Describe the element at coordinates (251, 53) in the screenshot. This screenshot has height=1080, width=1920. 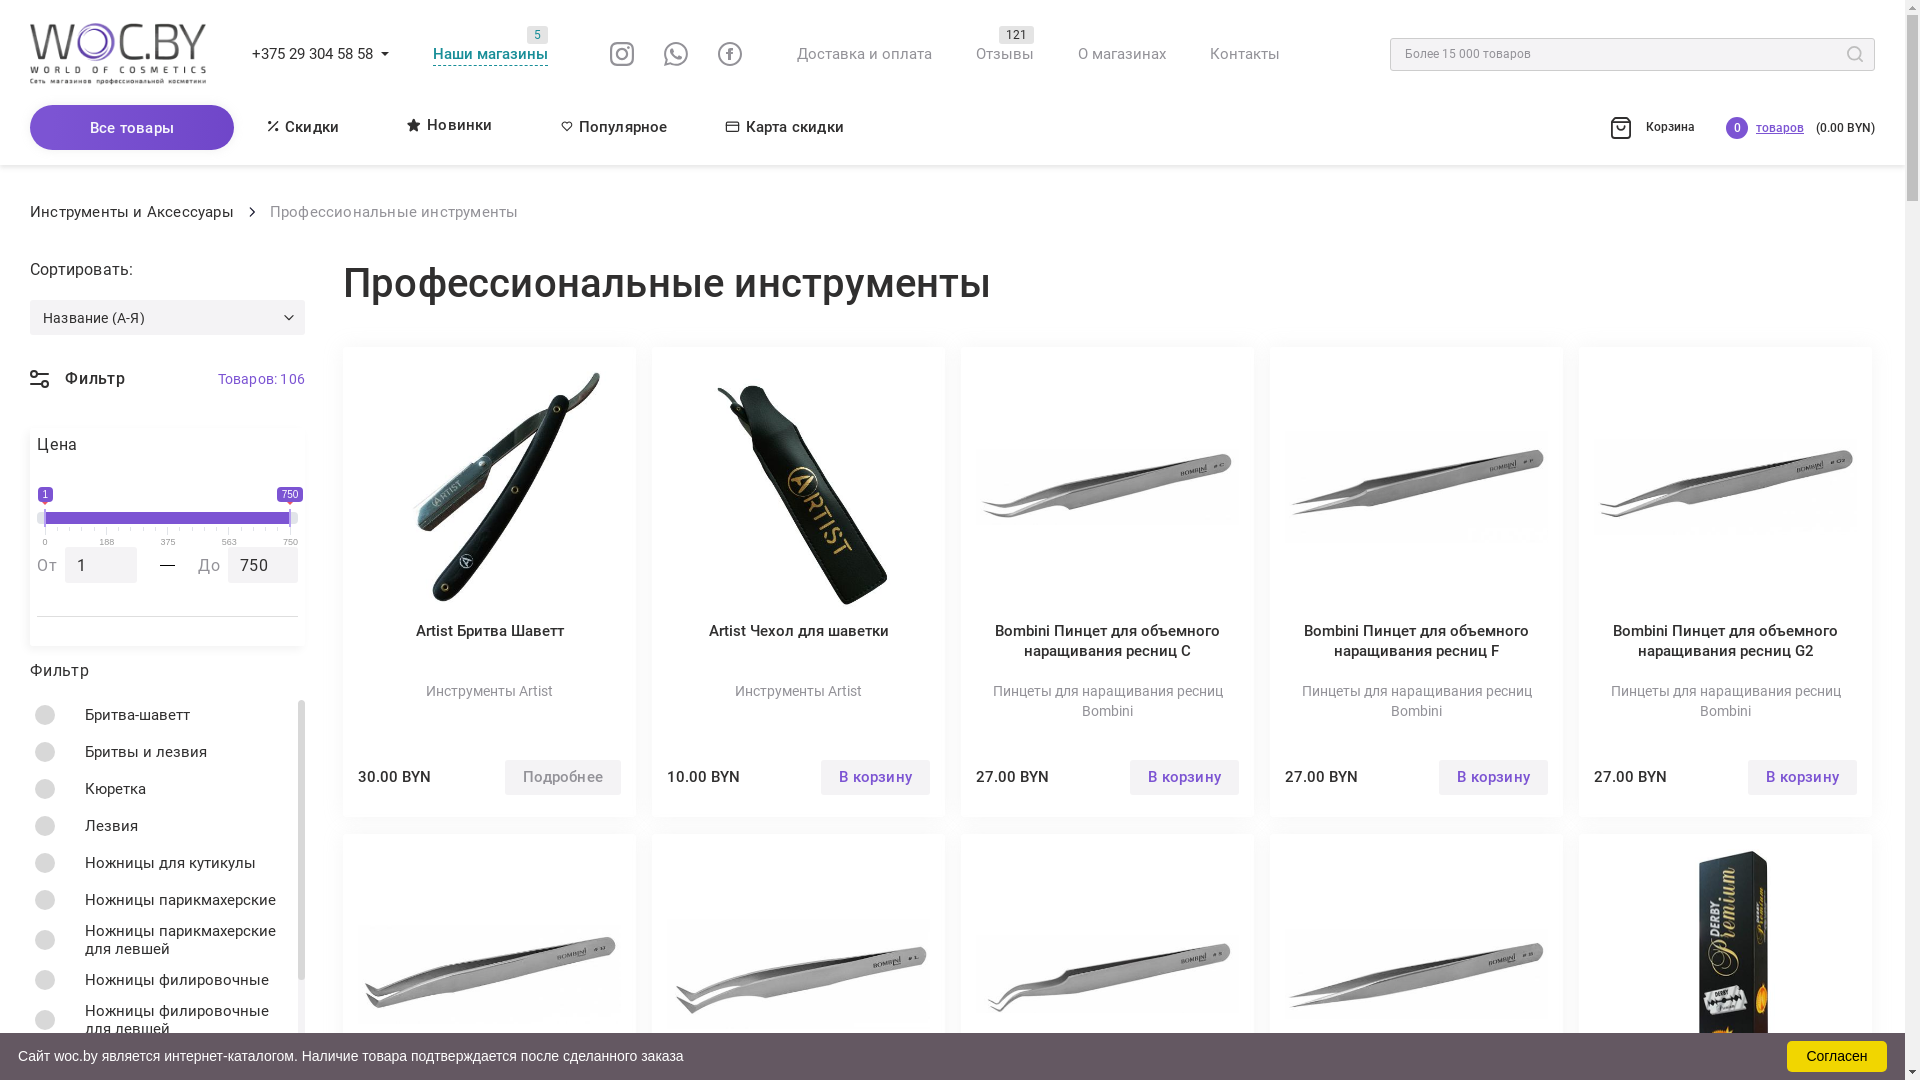
I see `'+375 29 304 58 58'` at that location.